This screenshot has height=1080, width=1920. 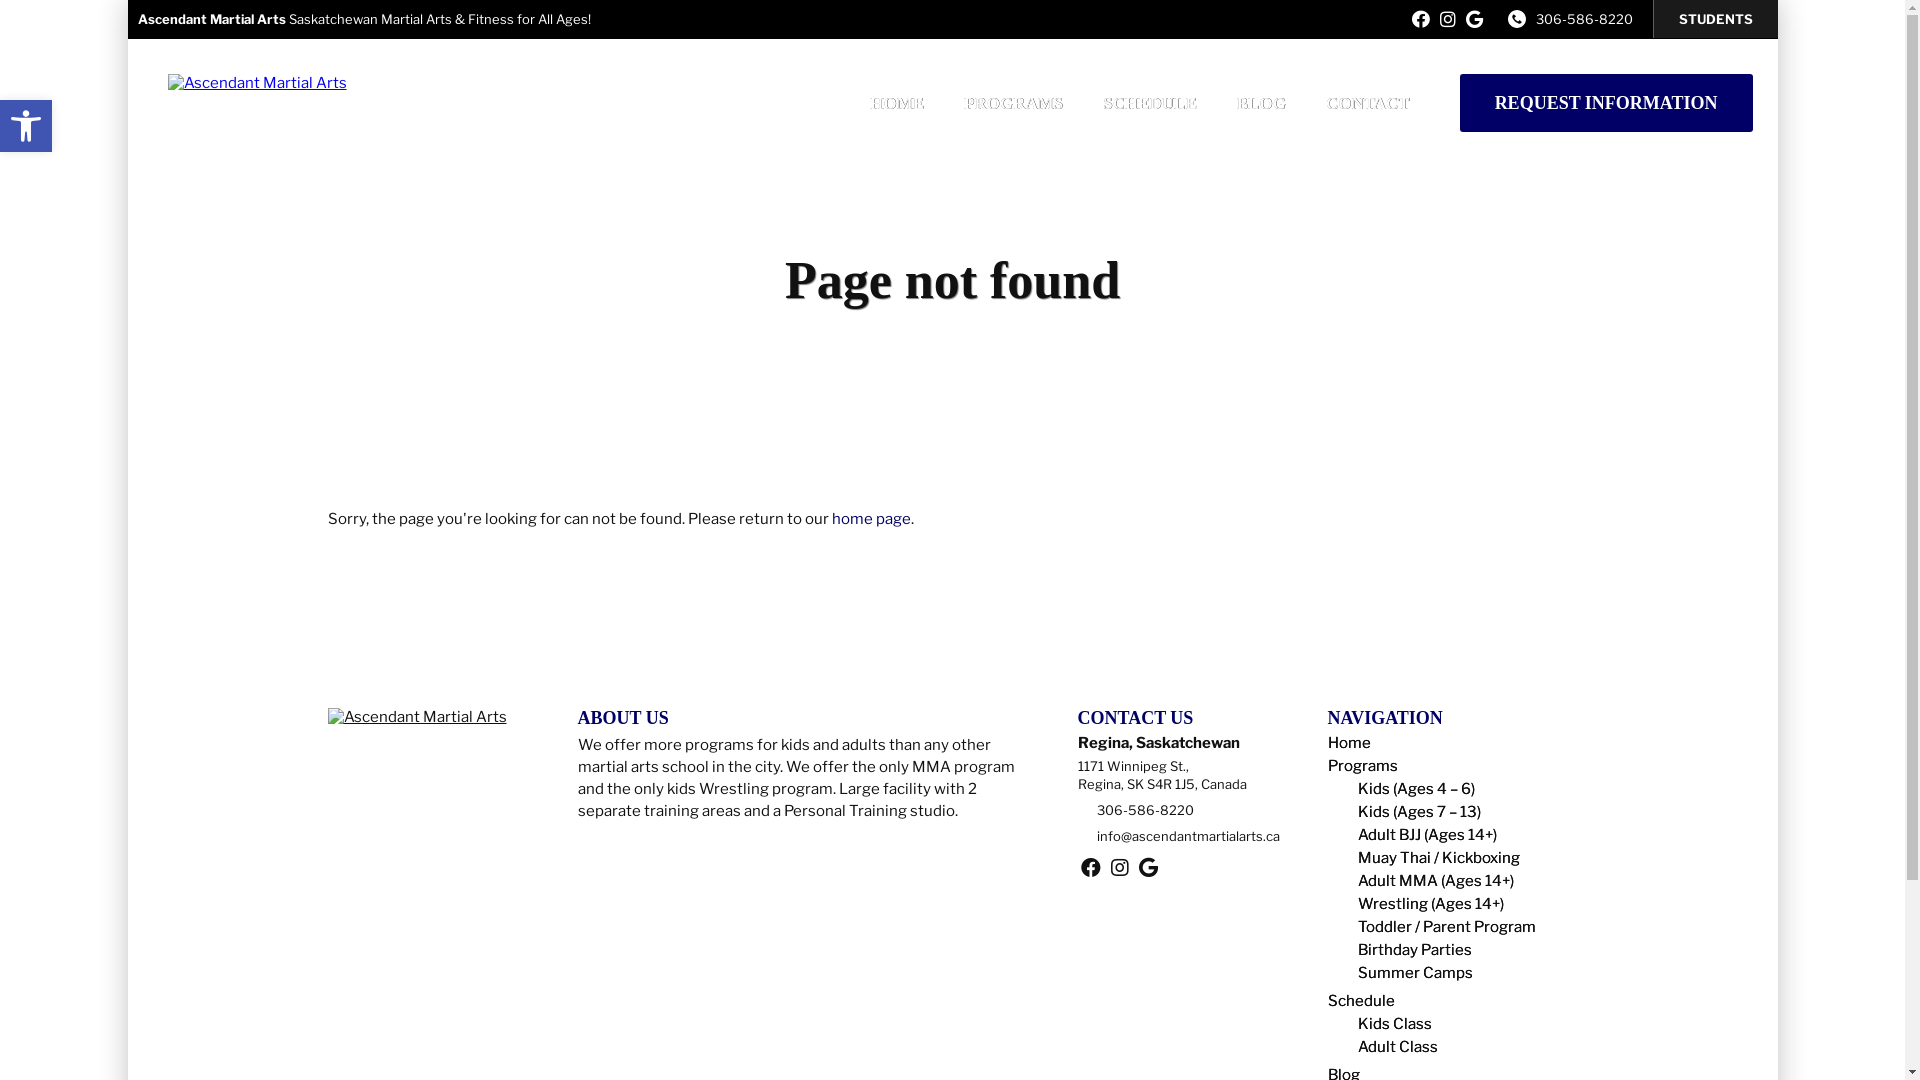 What do you see at coordinates (1150, 102) in the screenshot?
I see `'SCHEDULE'` at bounding box center [1150, 102].